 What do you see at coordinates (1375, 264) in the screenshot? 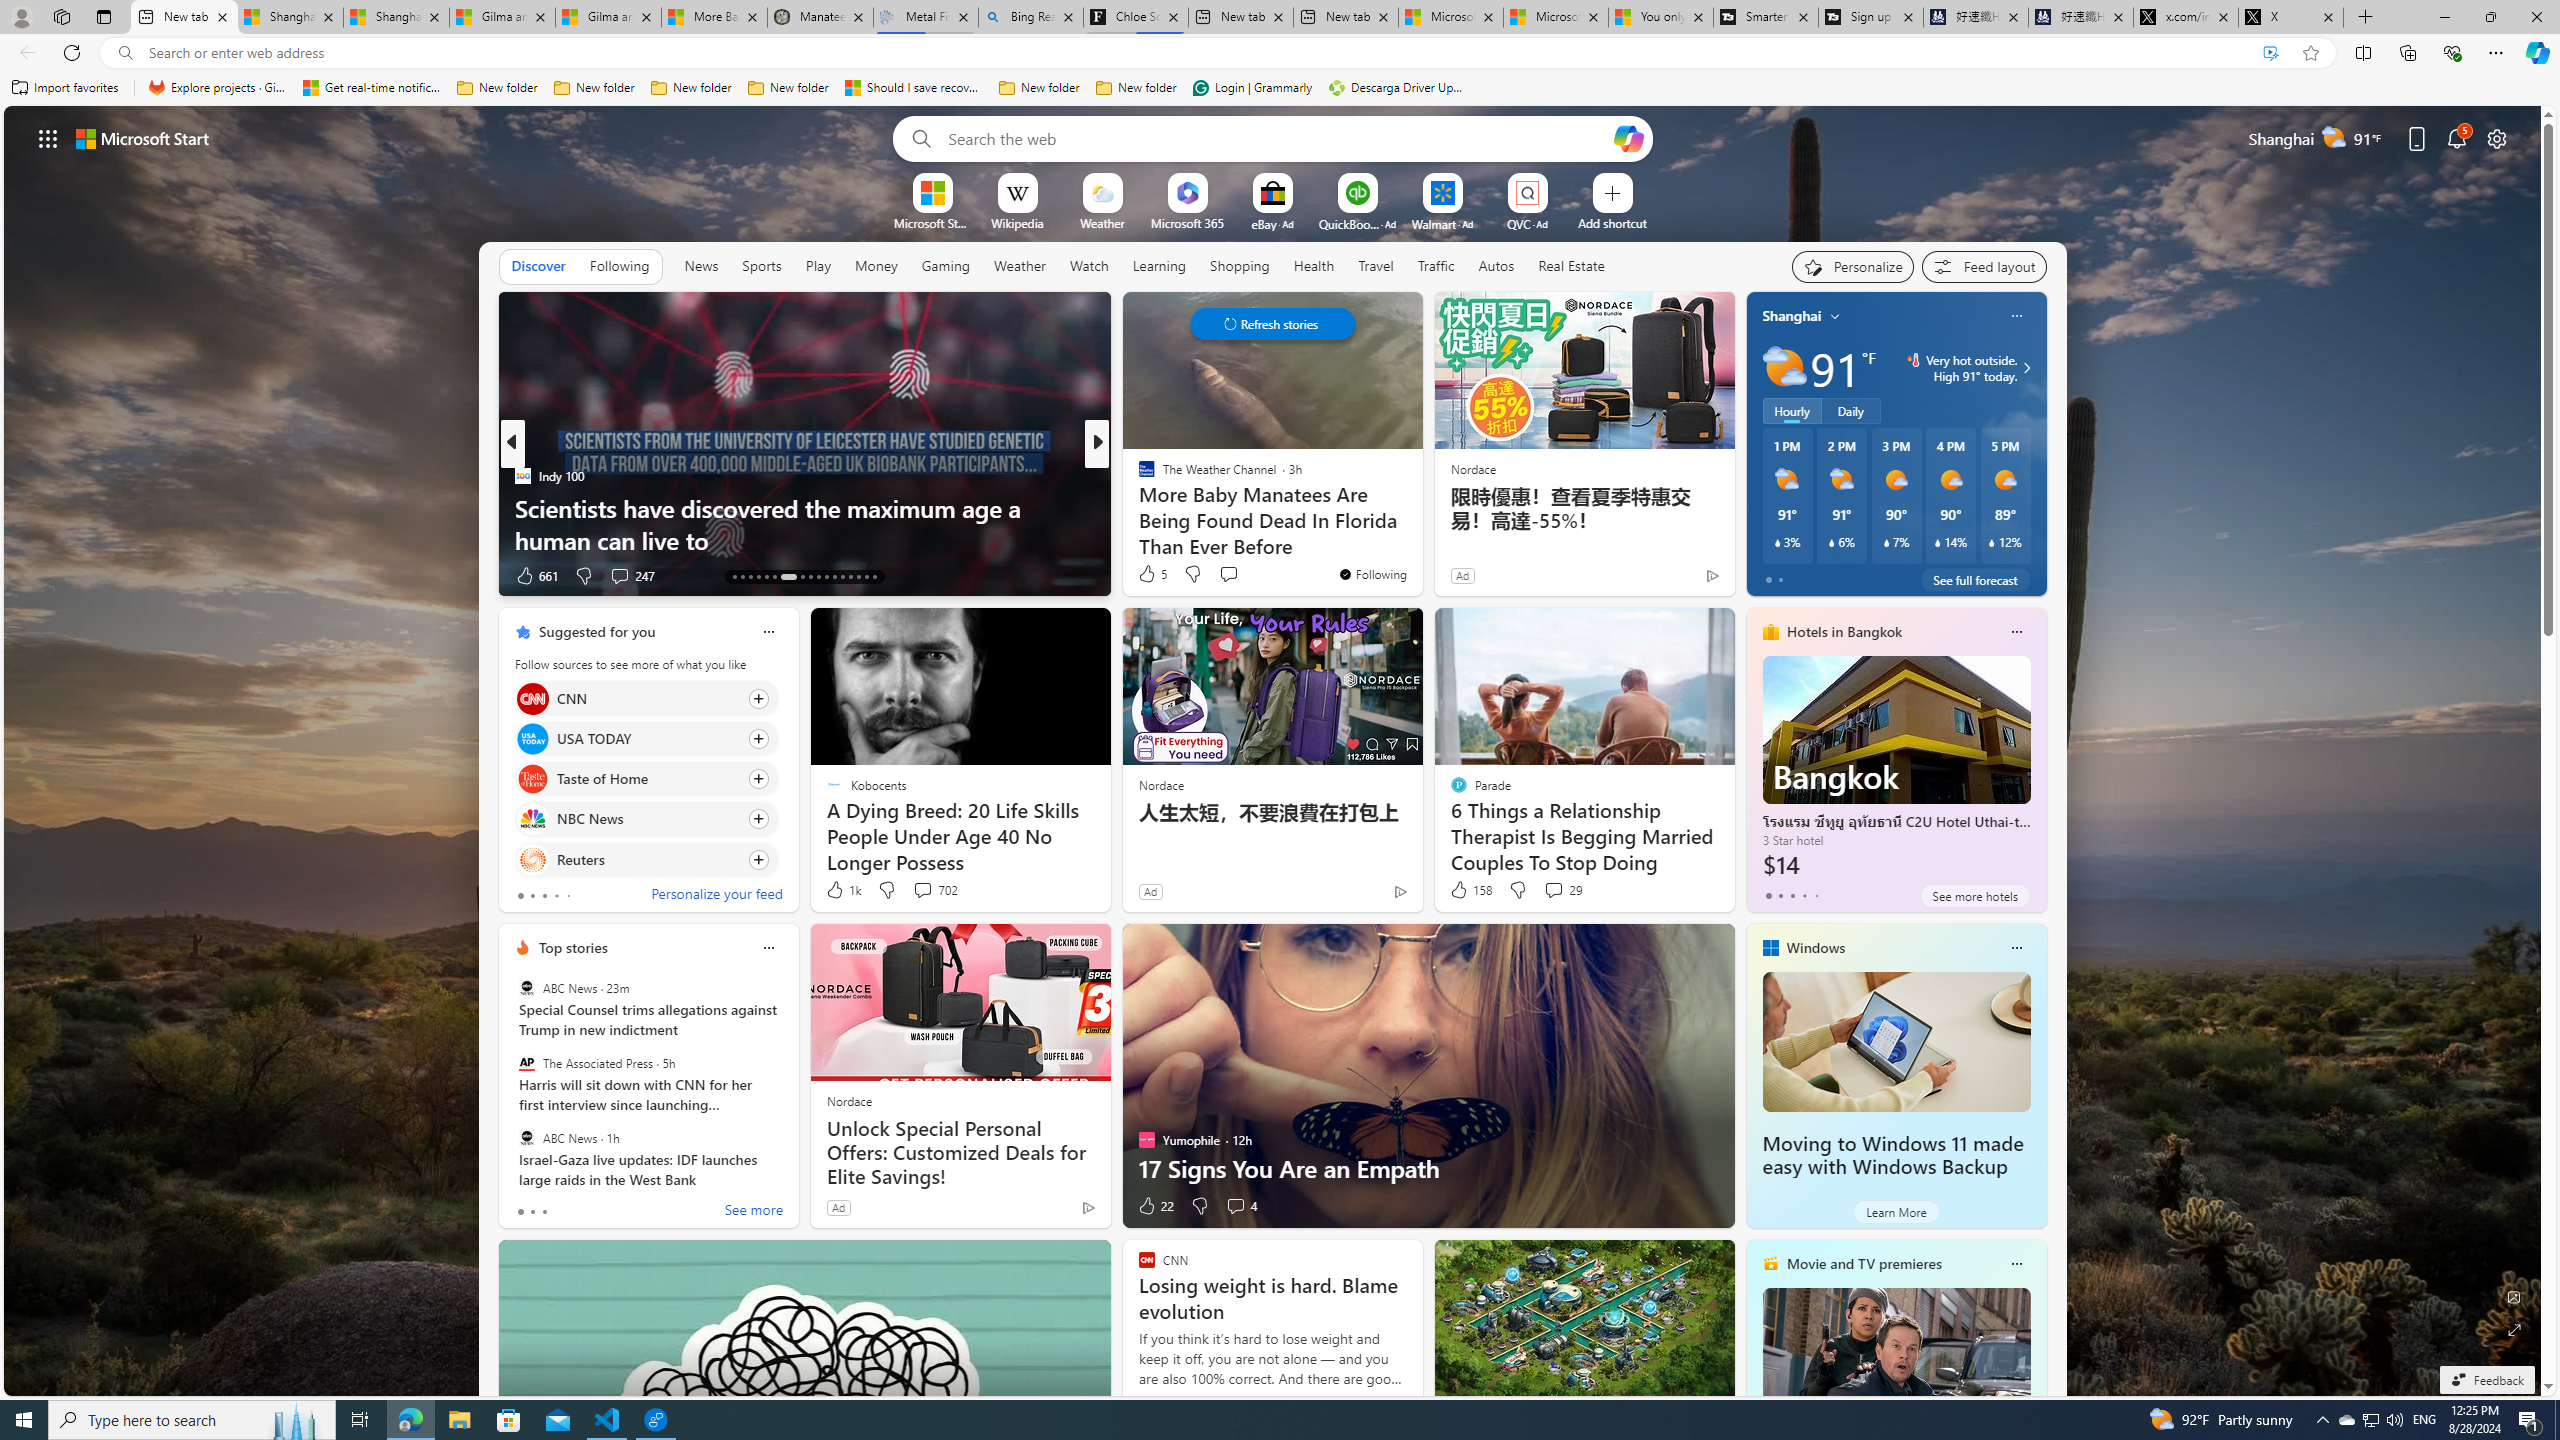
I see `'Travel'` at bounding box center [1375, 264].